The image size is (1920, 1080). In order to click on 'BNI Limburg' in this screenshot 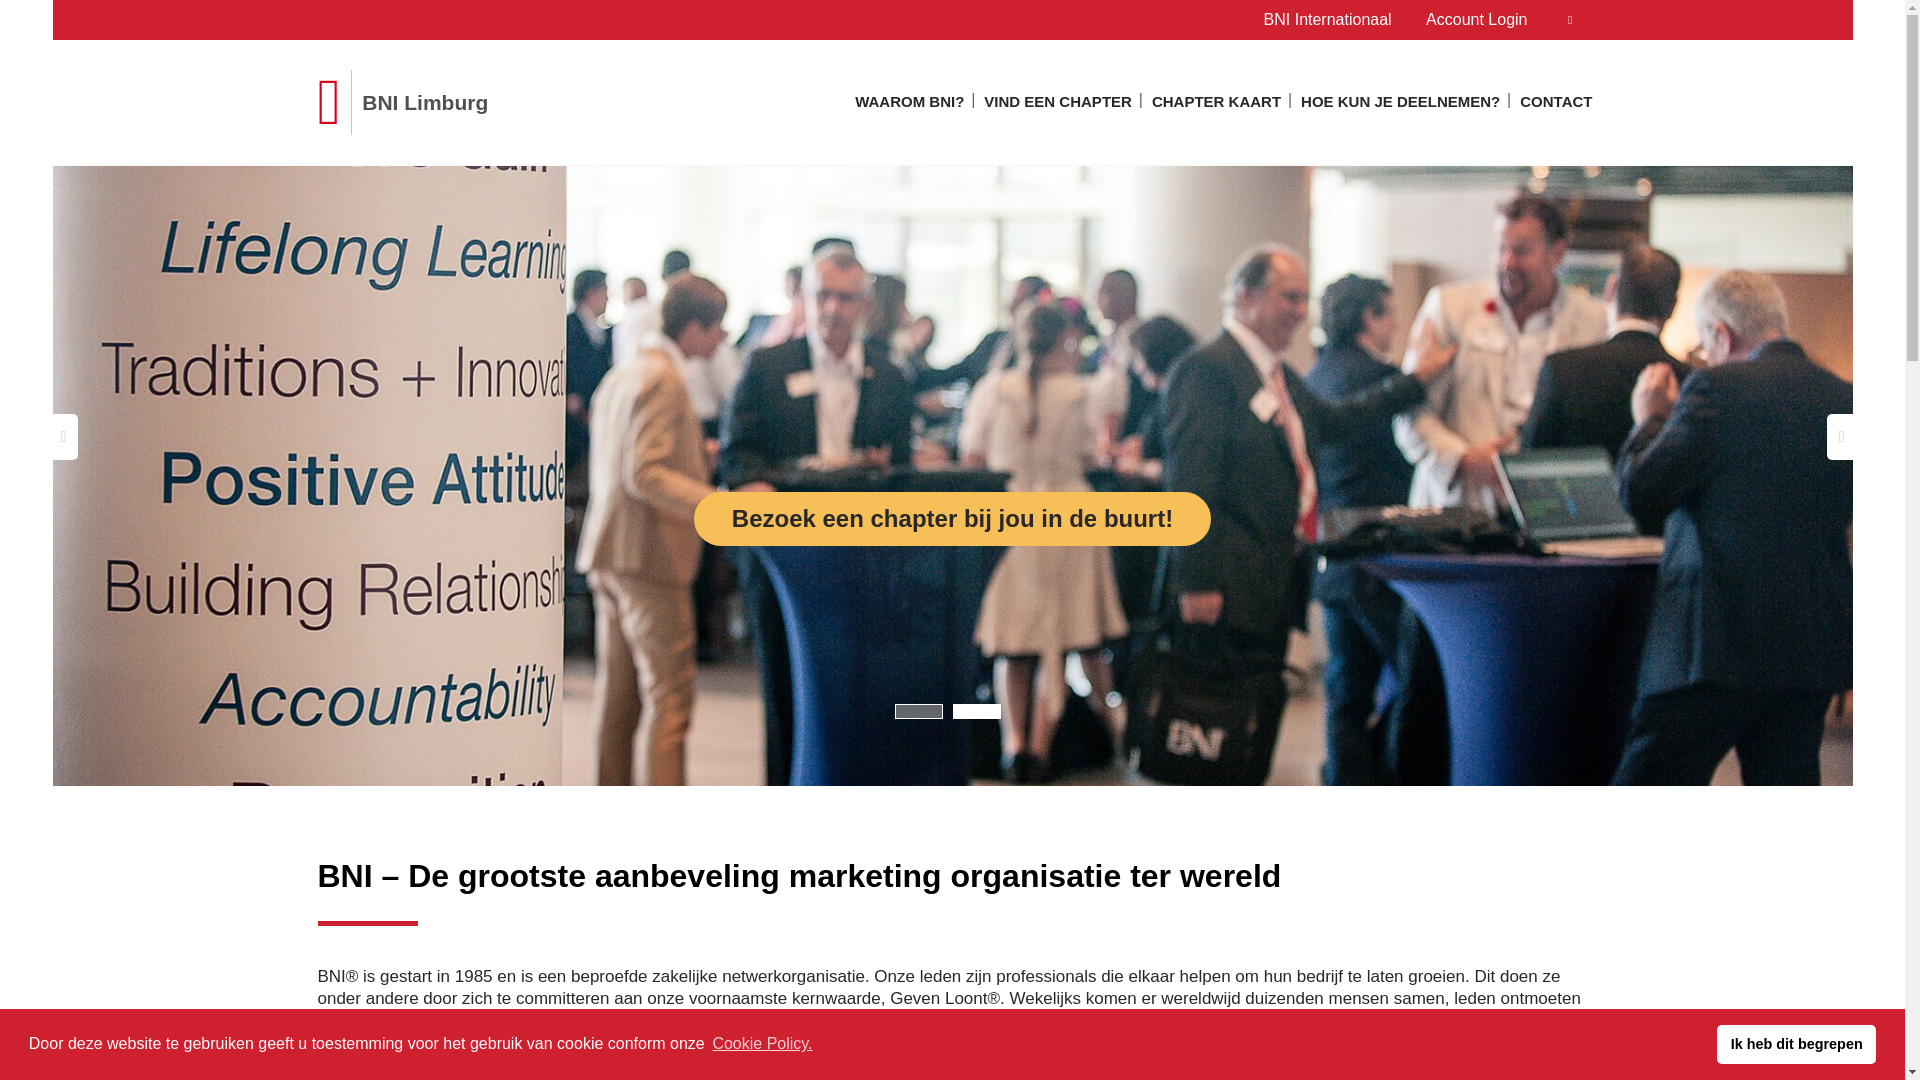, I will do `click(402, 102)`.